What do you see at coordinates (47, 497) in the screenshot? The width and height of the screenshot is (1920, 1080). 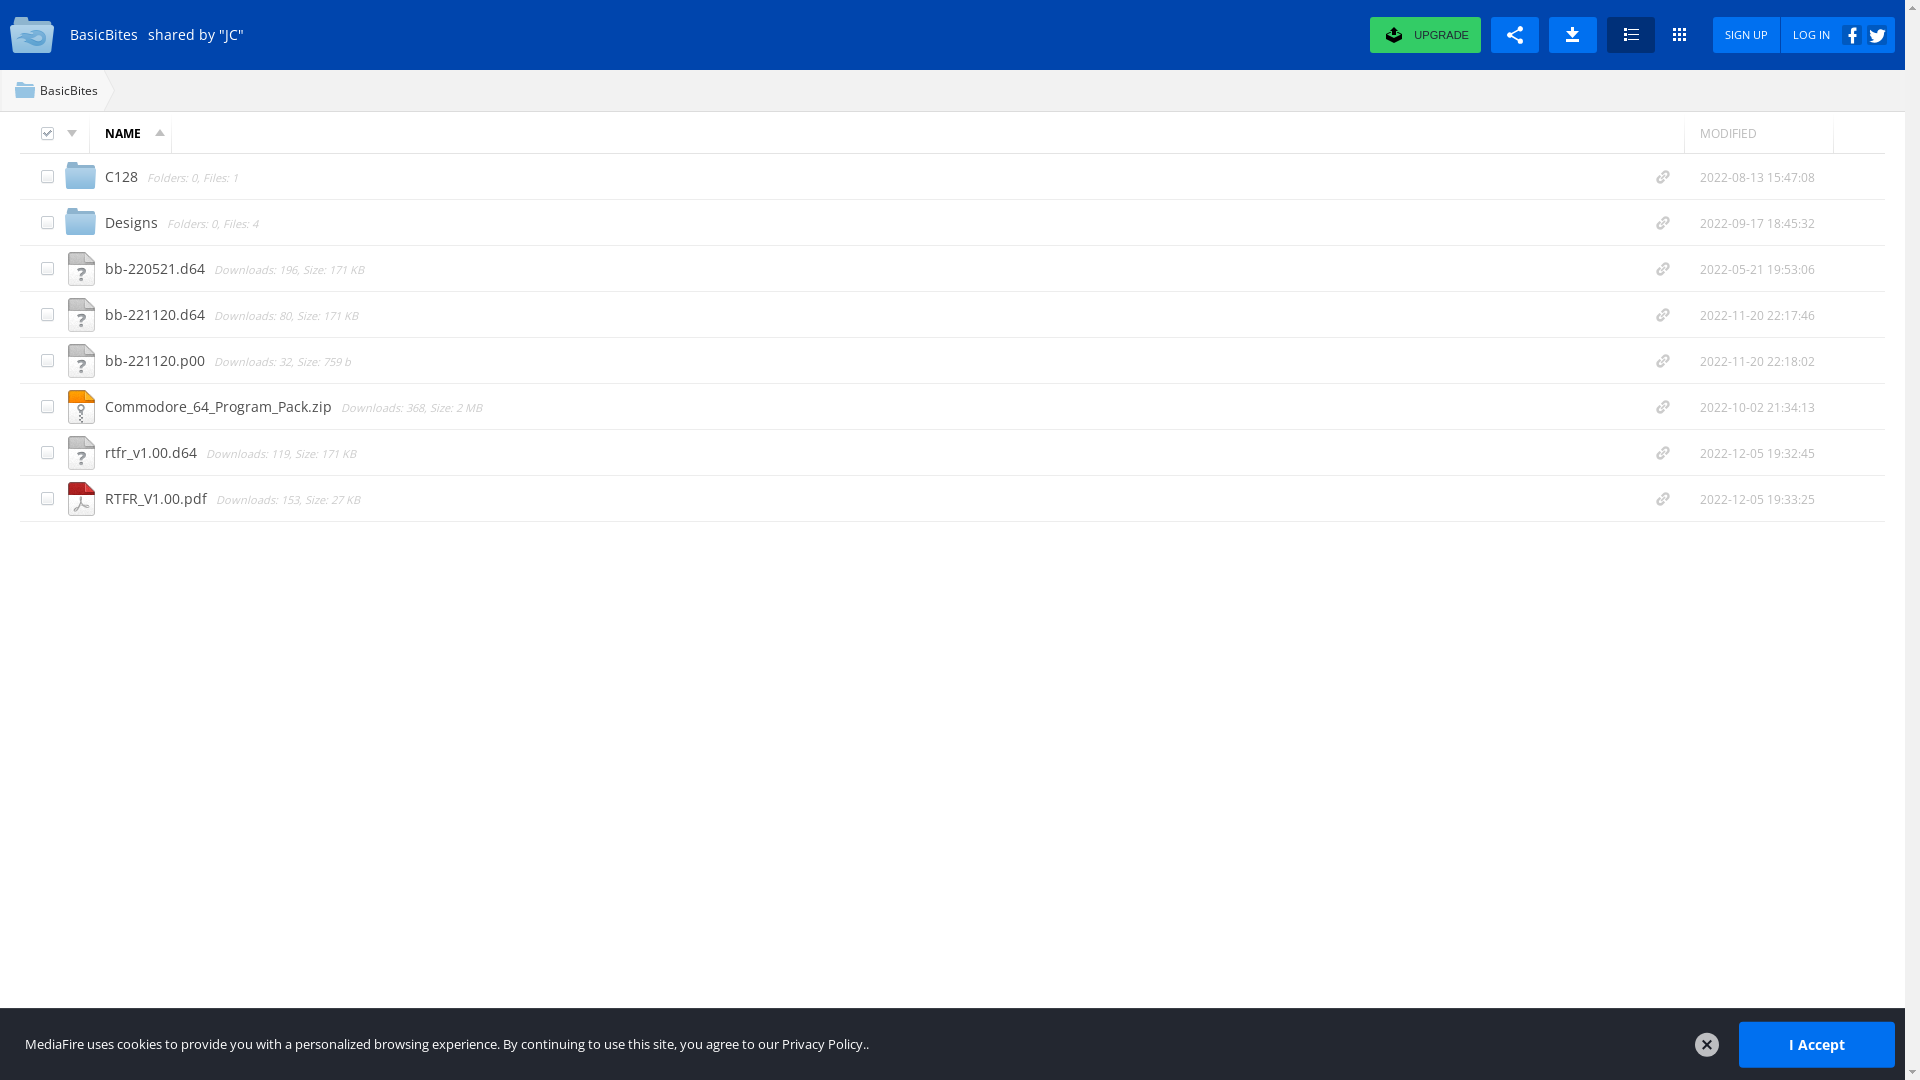 I see `'Select/Deselect Item'` at bounding box center [47, 497].